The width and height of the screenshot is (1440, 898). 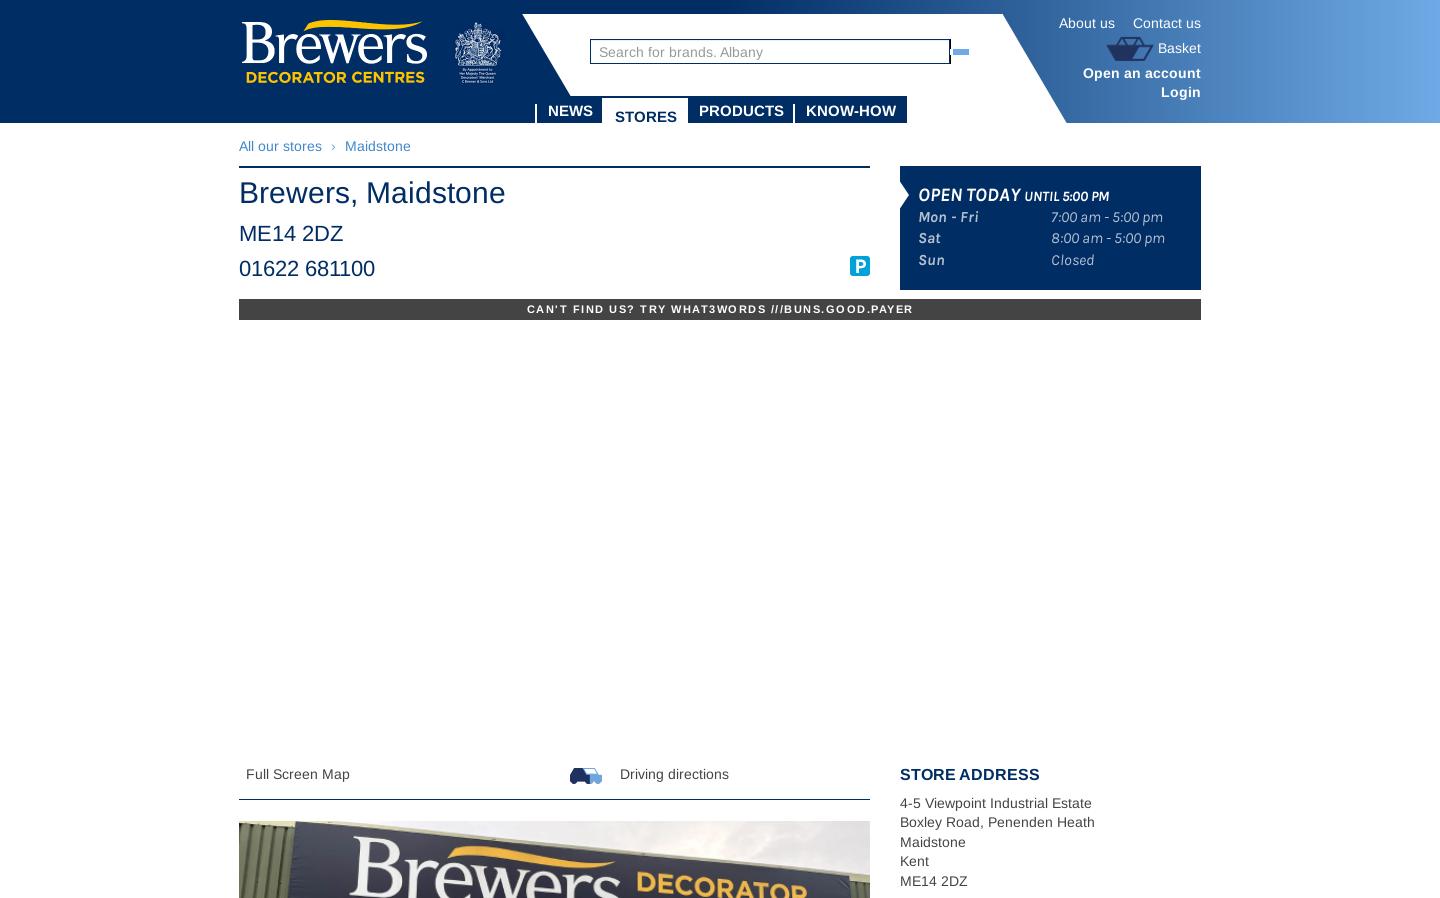 I want to click on 'Basket', so click(x=1157, y=45).